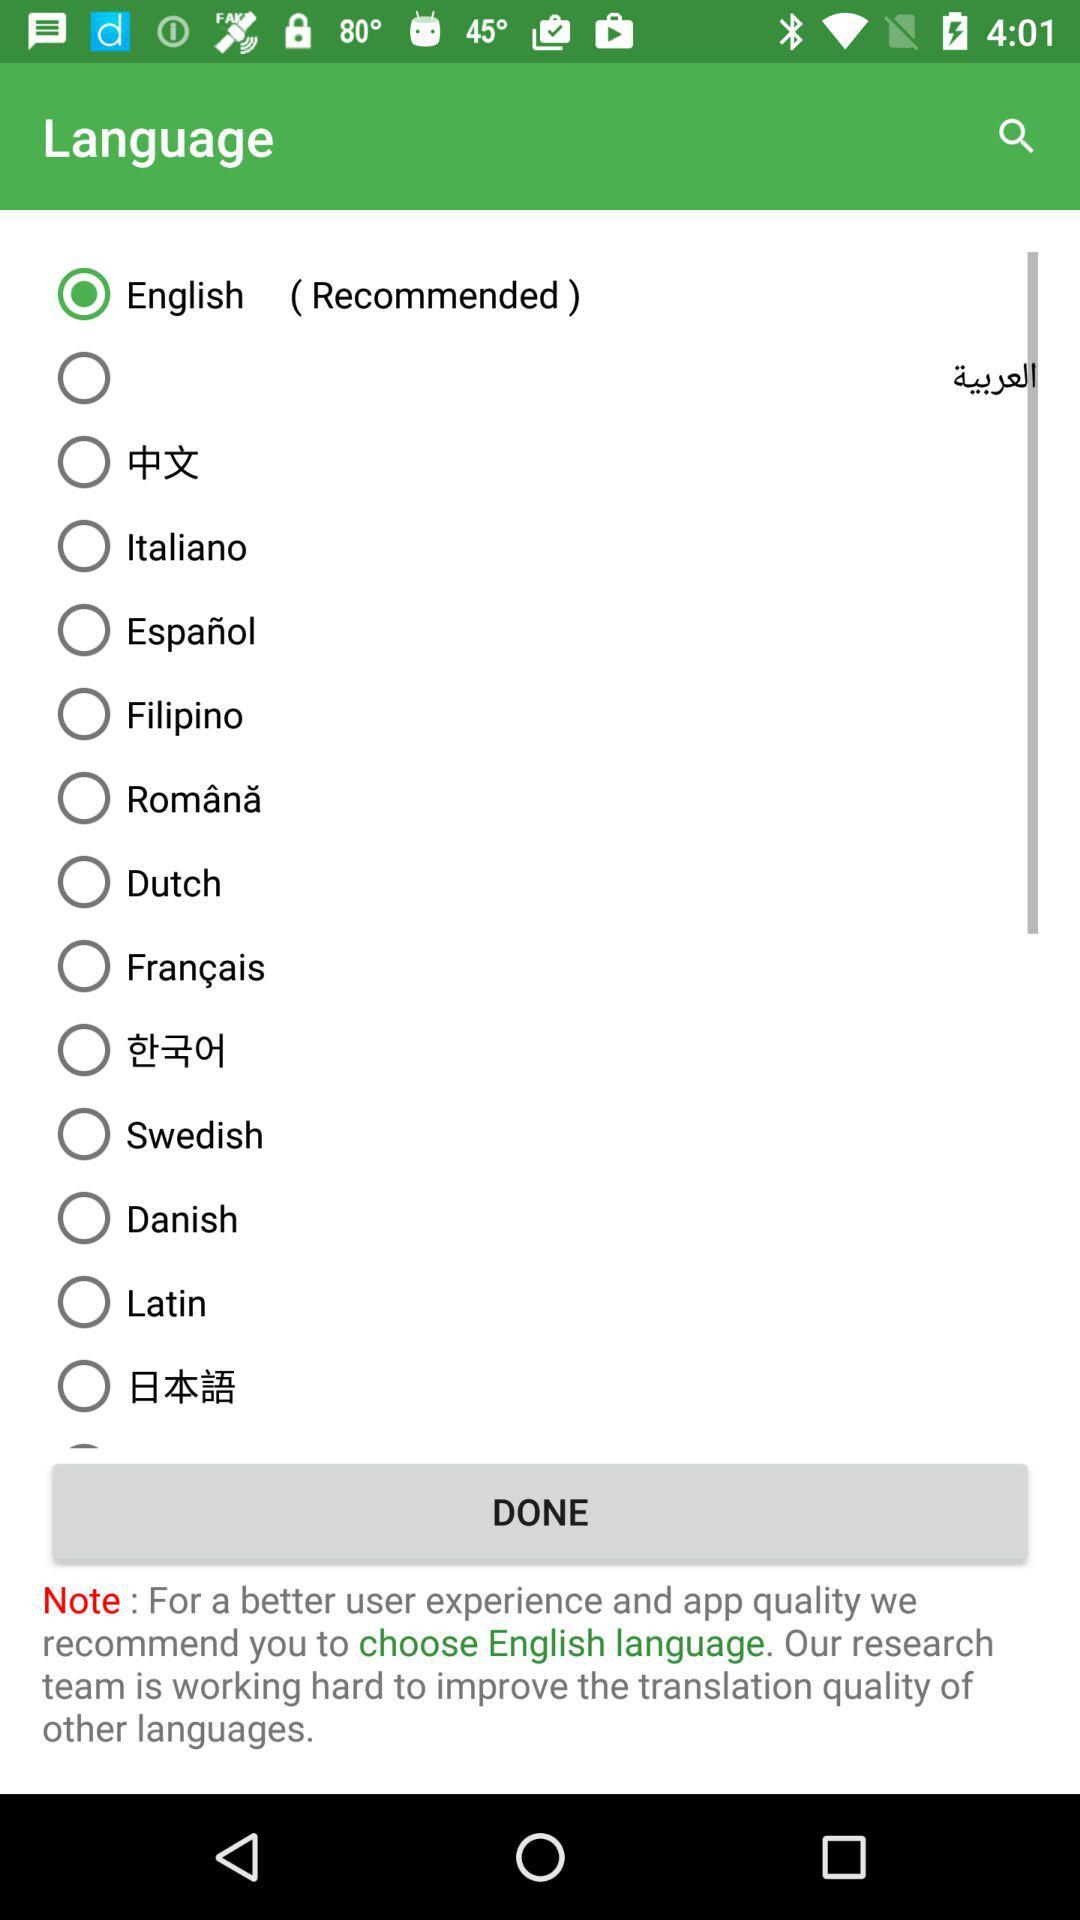 Image resolution: width=1080 pixels, height=1920 pixels. What do you see at coordinates (540, 378) in the screenshot?
I see `the icon below english     ( recommended ) icon` at bounding box center [540, 378].